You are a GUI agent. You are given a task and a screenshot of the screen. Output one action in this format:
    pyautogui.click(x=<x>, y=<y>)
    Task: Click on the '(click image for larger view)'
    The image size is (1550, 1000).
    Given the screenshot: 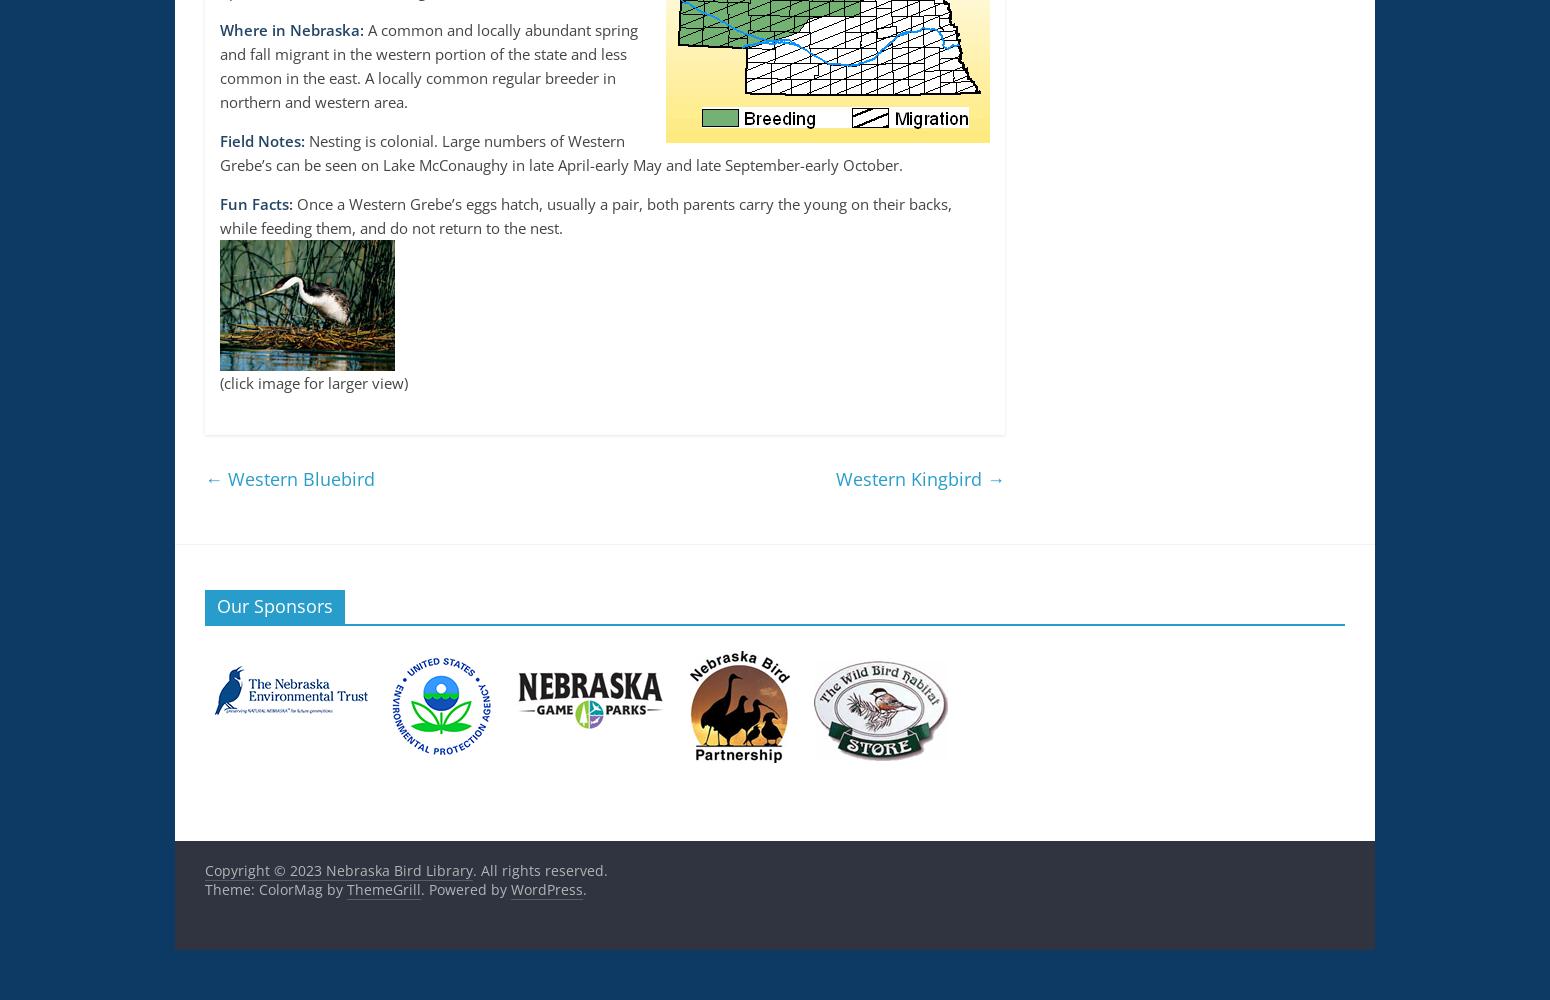 What is the action you would take?
    pyautogui.click(x=313, y=383)
    